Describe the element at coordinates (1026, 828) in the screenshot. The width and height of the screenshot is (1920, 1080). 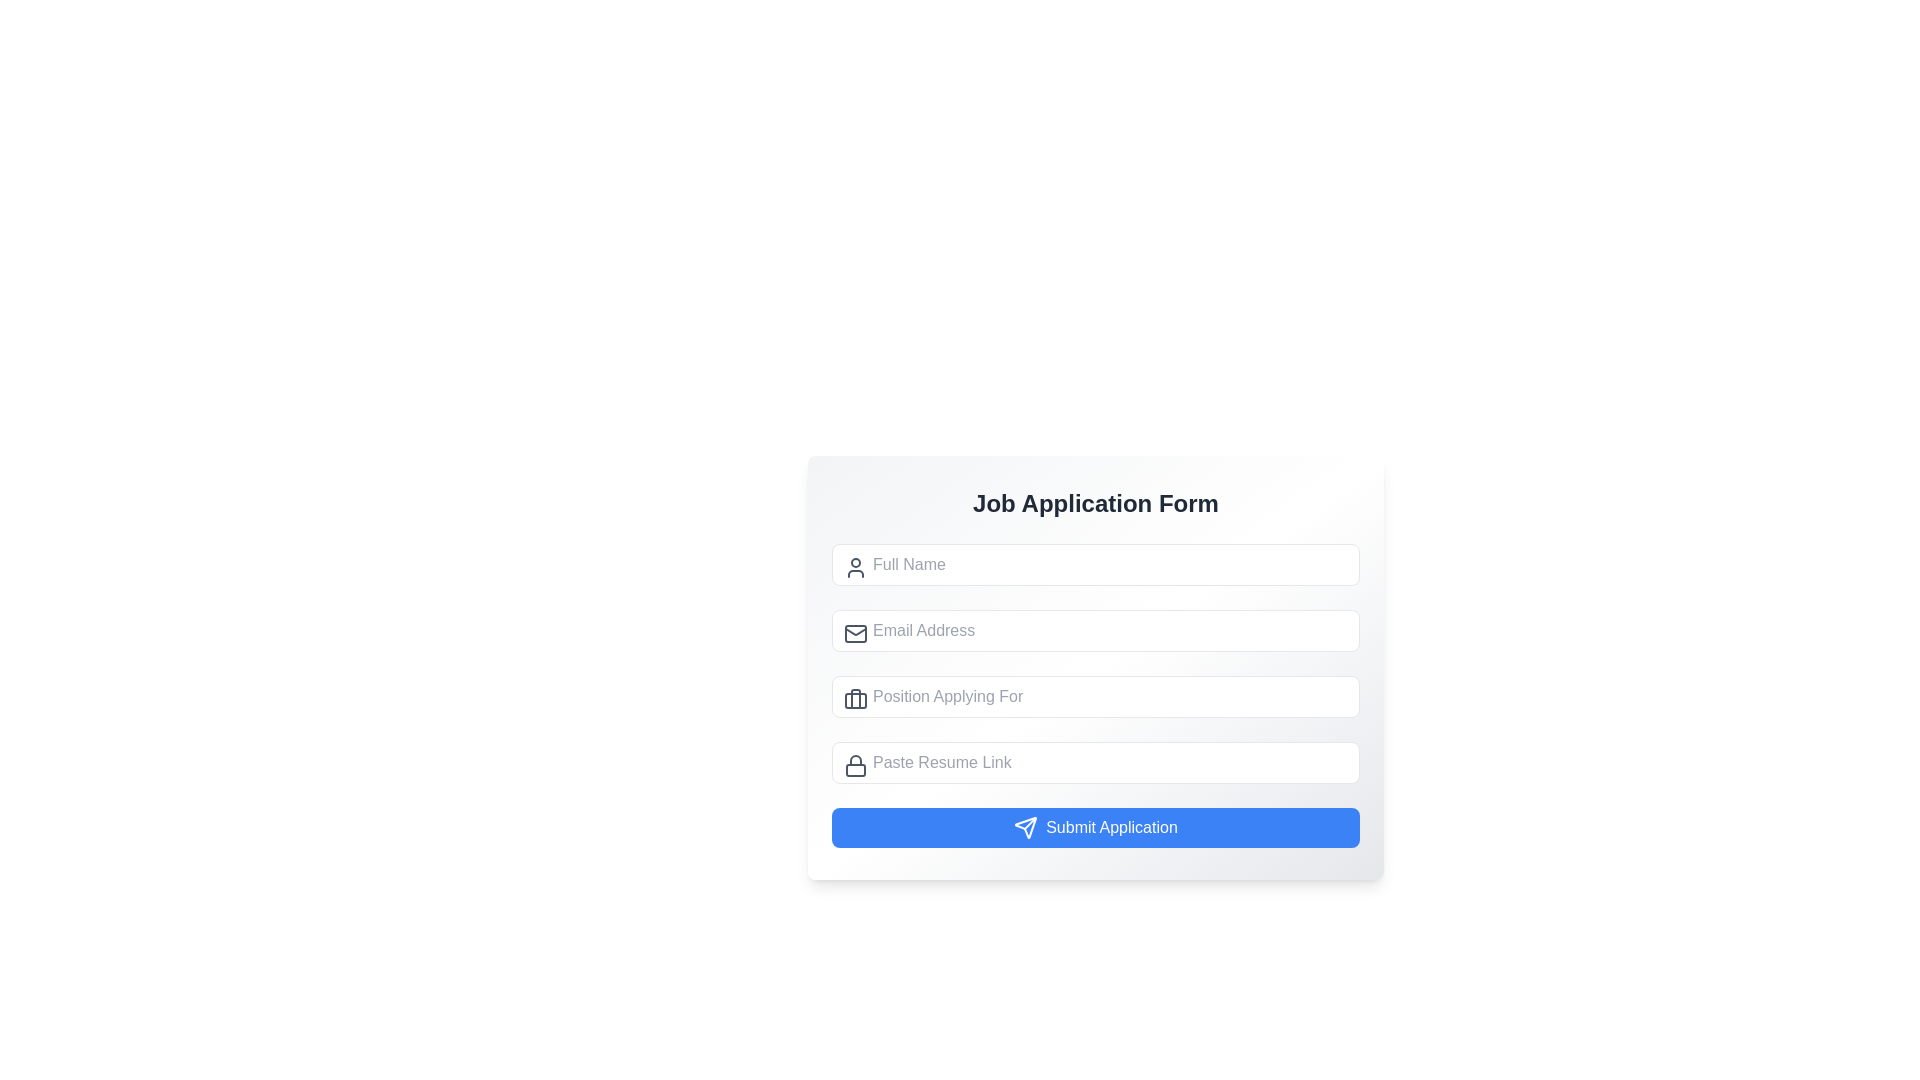
I see `the submit icon located on the left side of the 'Submit Application' button` at that location.